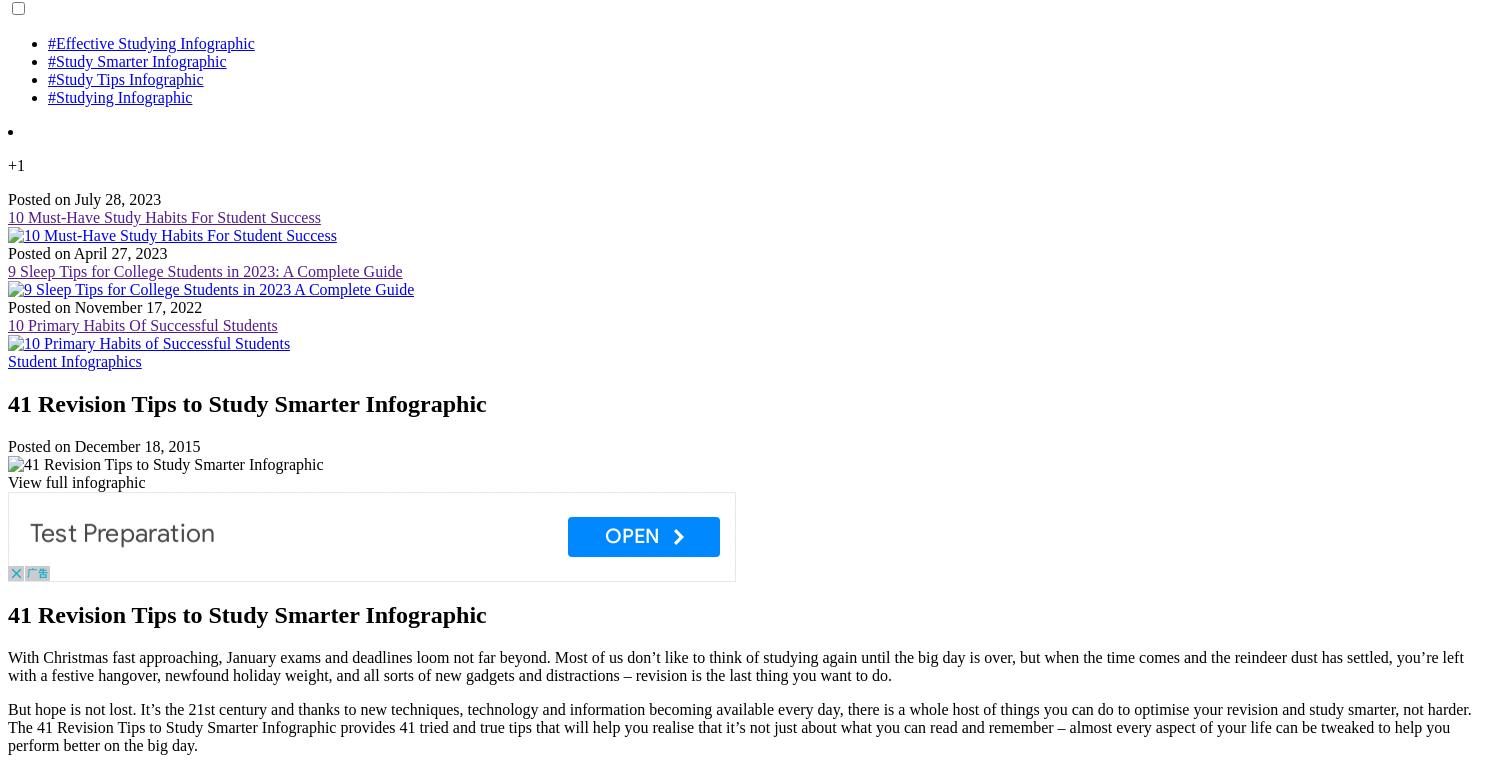 The width and height of the screenshot is (1496, 772). I want to click on '9 Sleep Tips for College Students in 2023: A Complete Guide', so click(204, 271).